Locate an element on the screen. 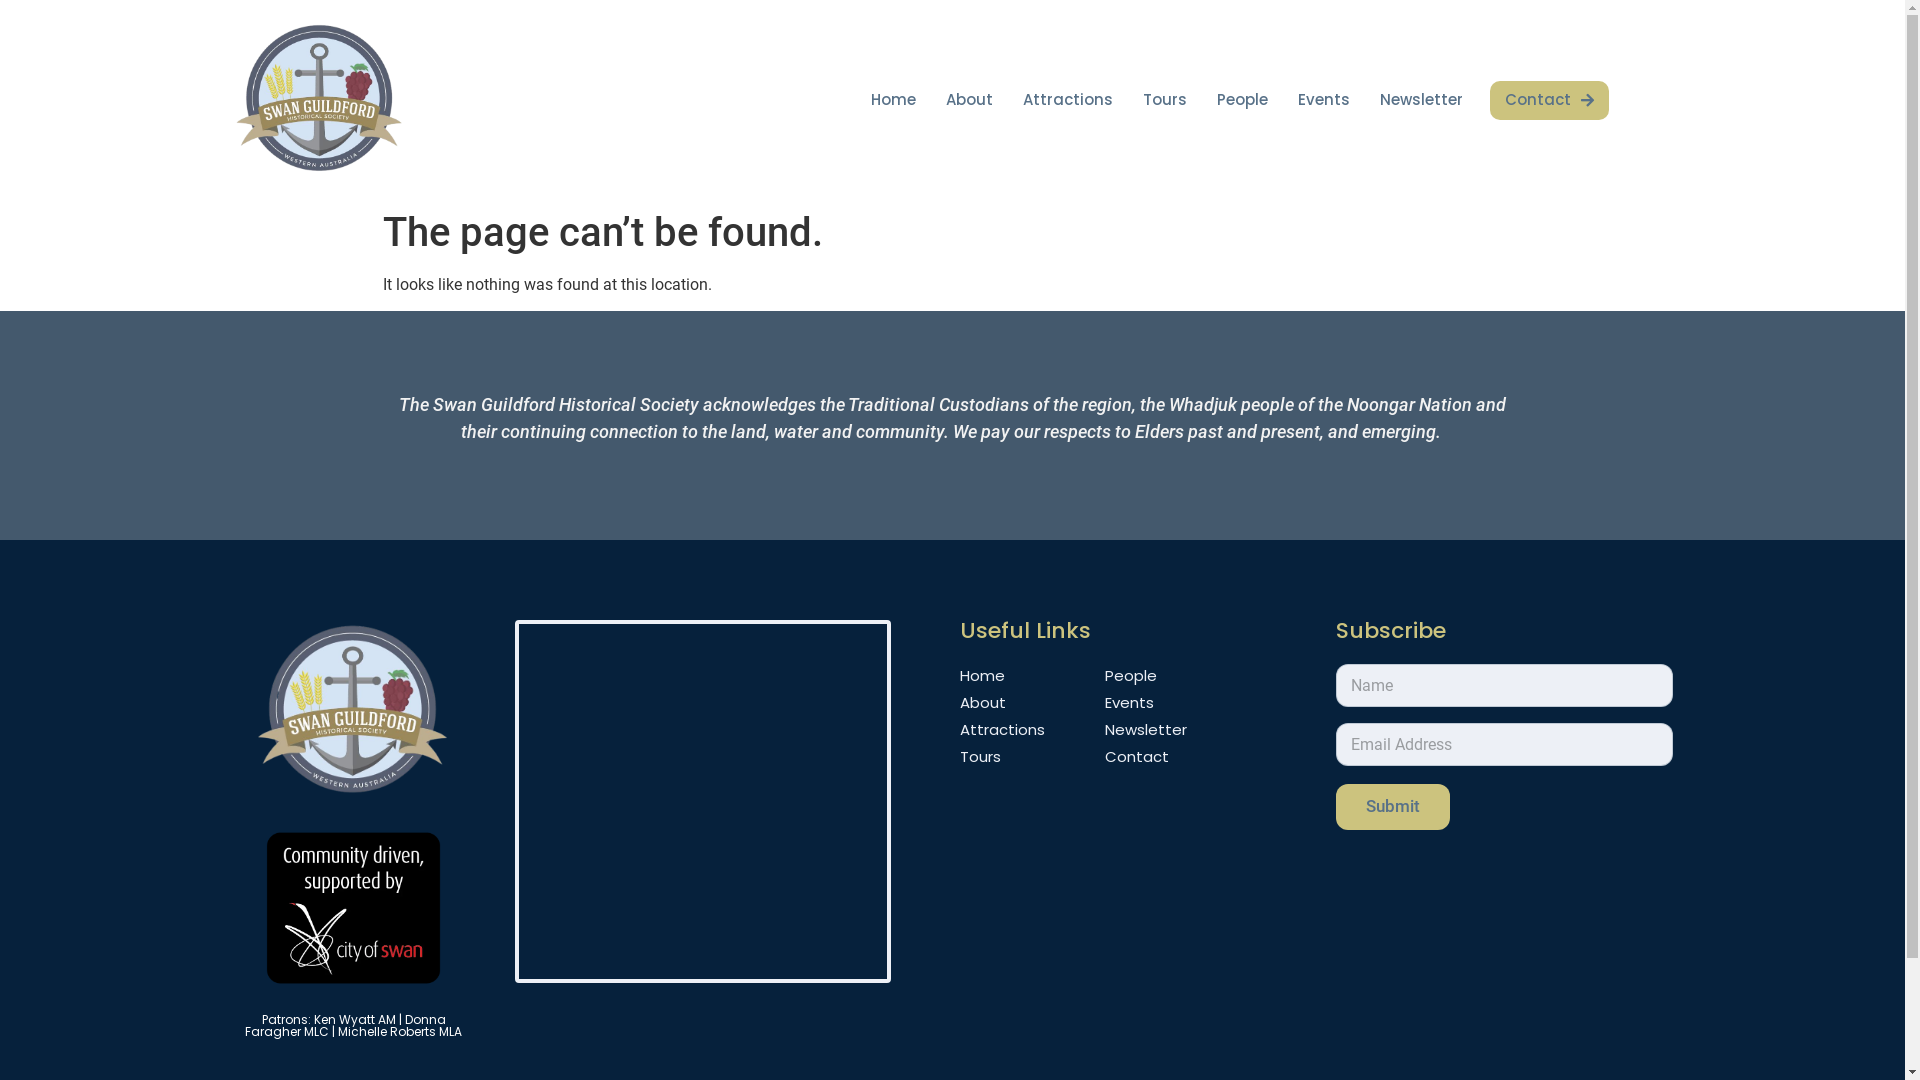  'People' is located at coordinates (1146, 675).